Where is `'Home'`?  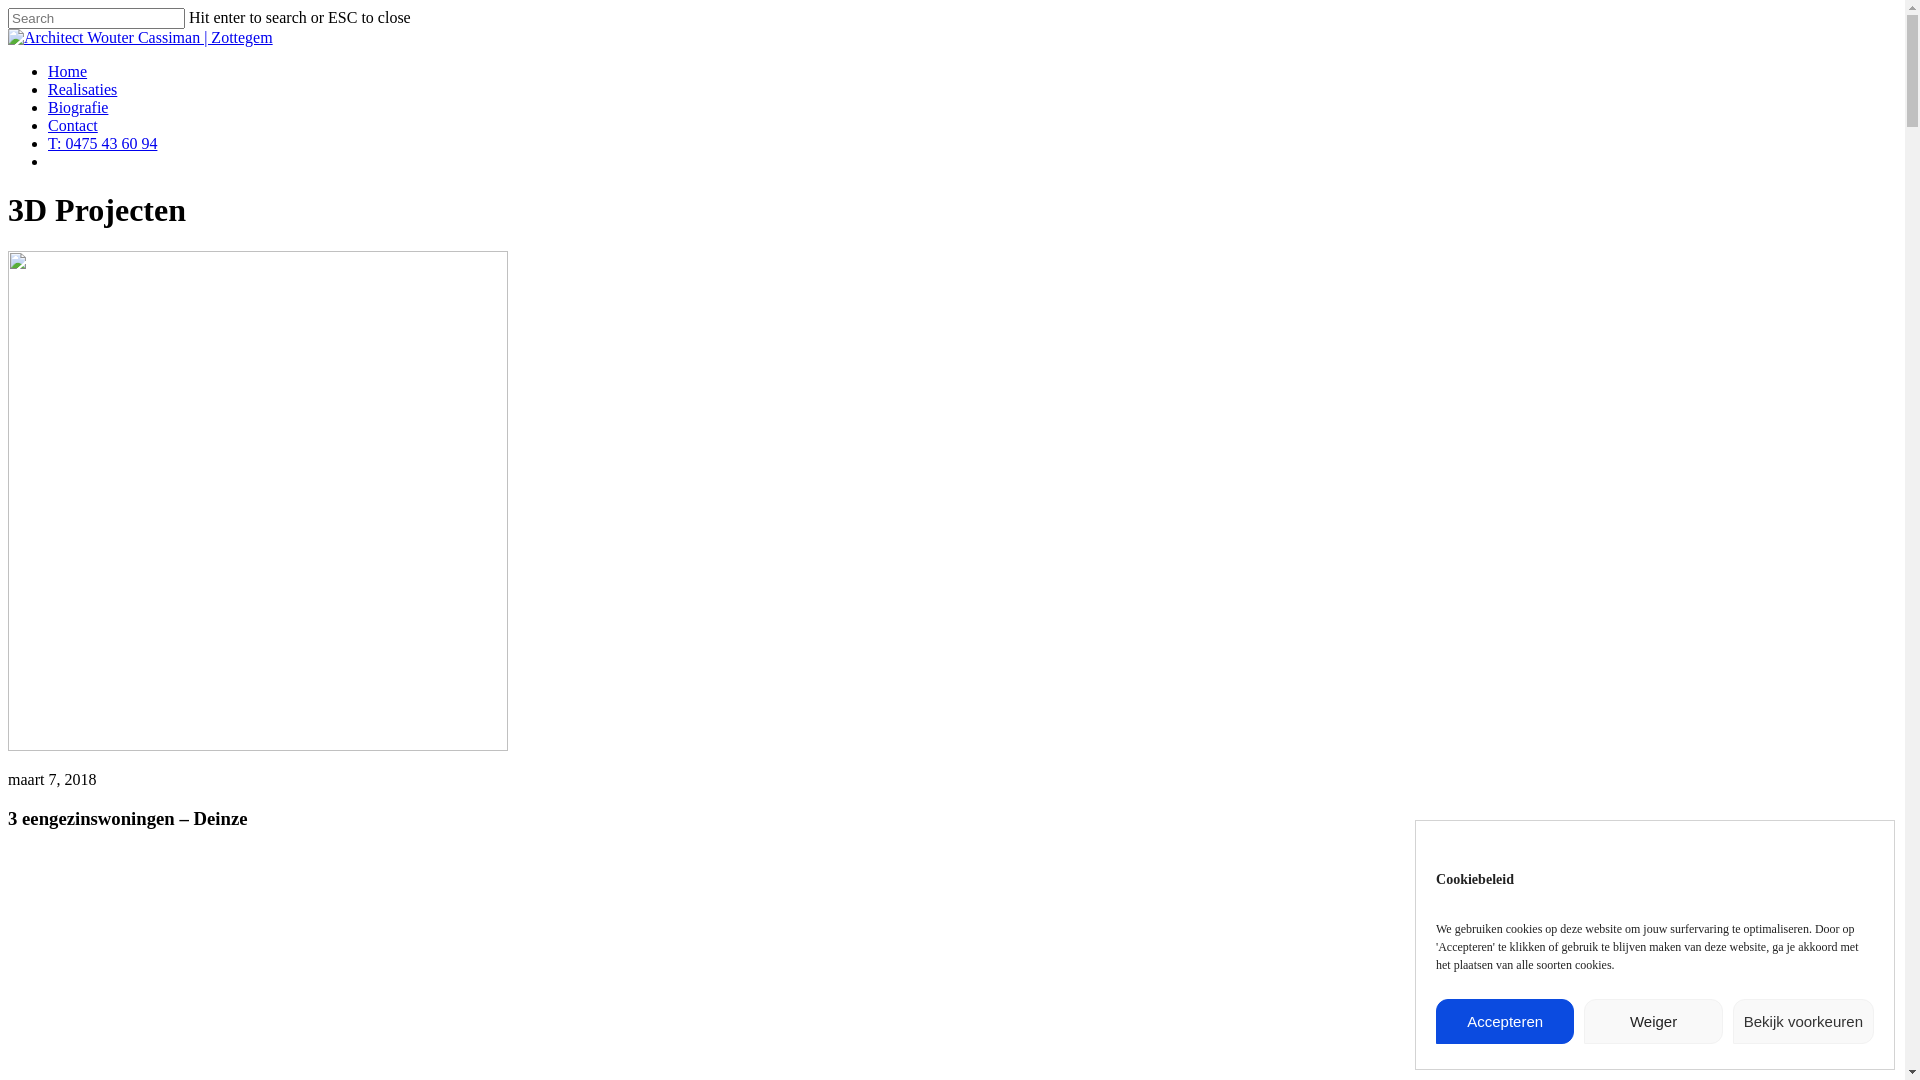
'Home' is located at coordinates (67, 70).